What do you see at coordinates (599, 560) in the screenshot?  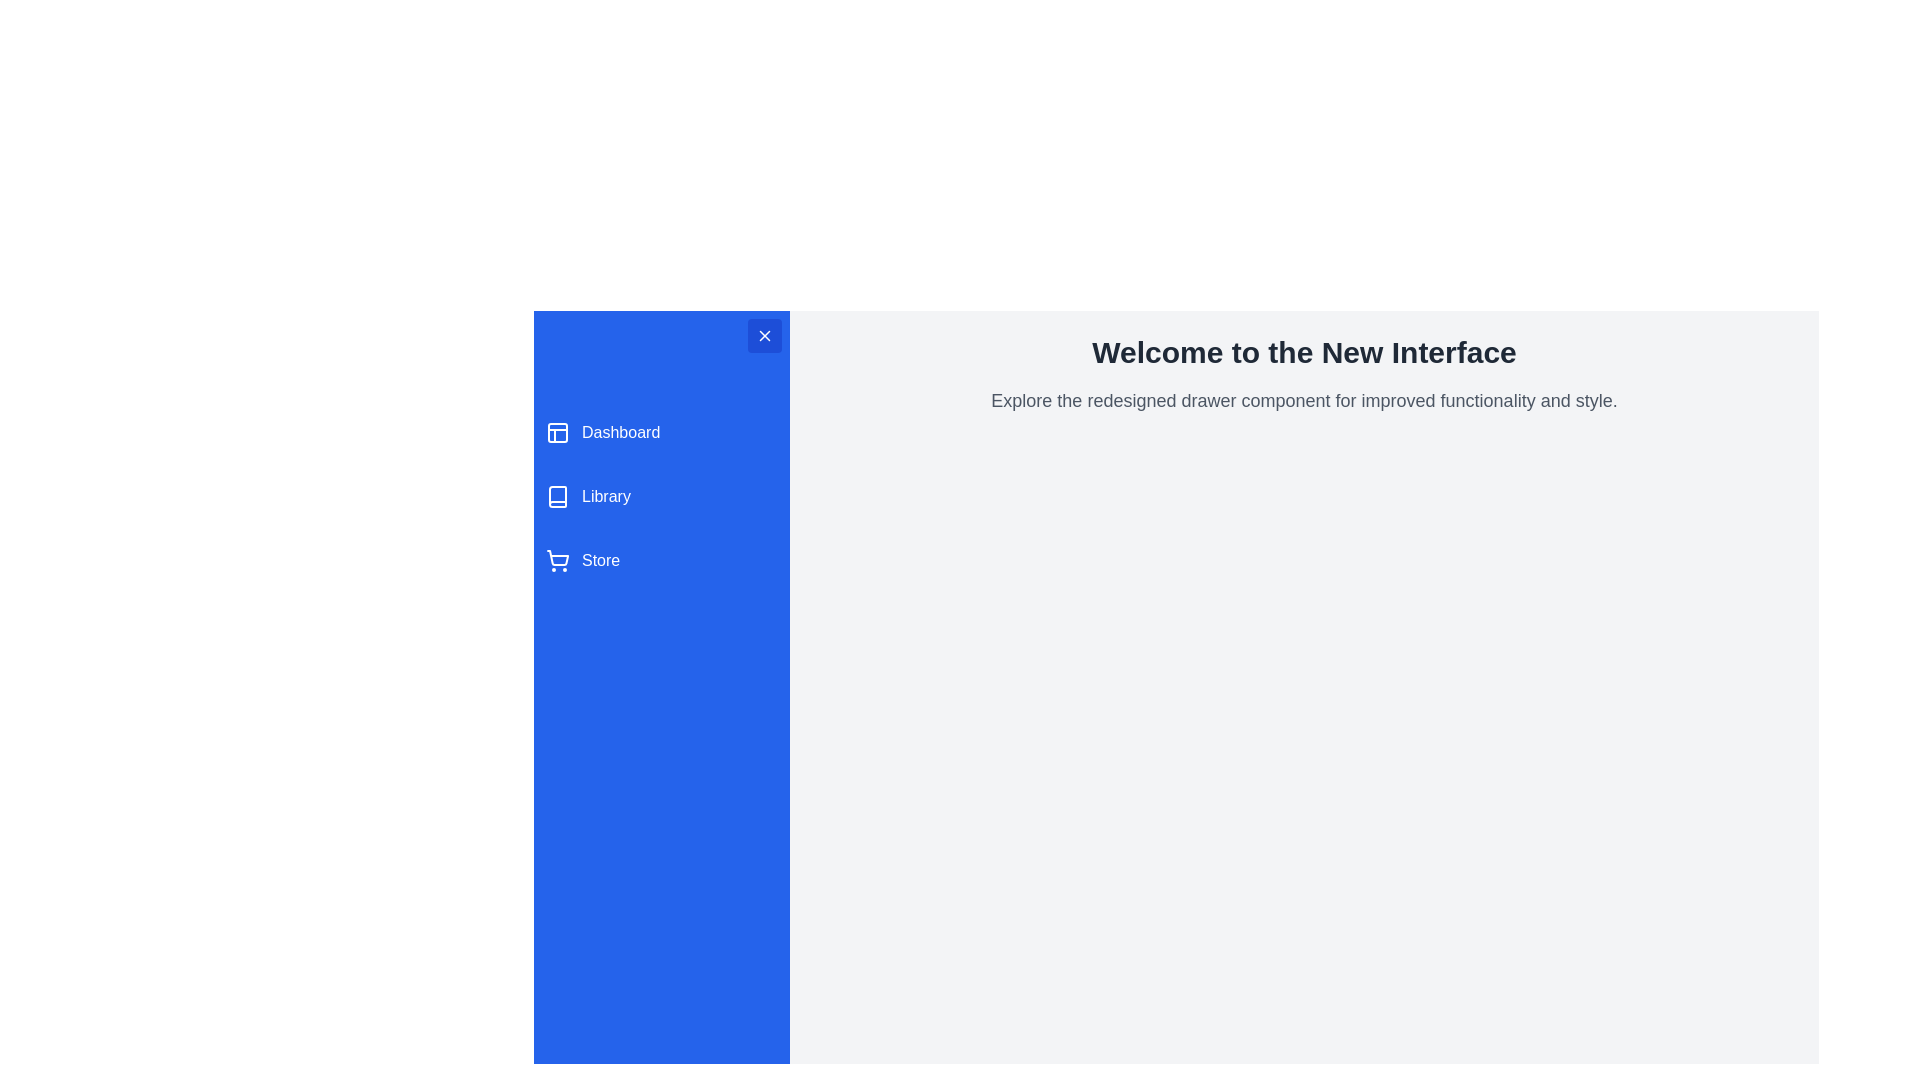 I see `the 'Store' text label located in the left sidebar, beneath the 'Library' menu option, to interact with the surrounding menu item` at bounding box center [599, 560].